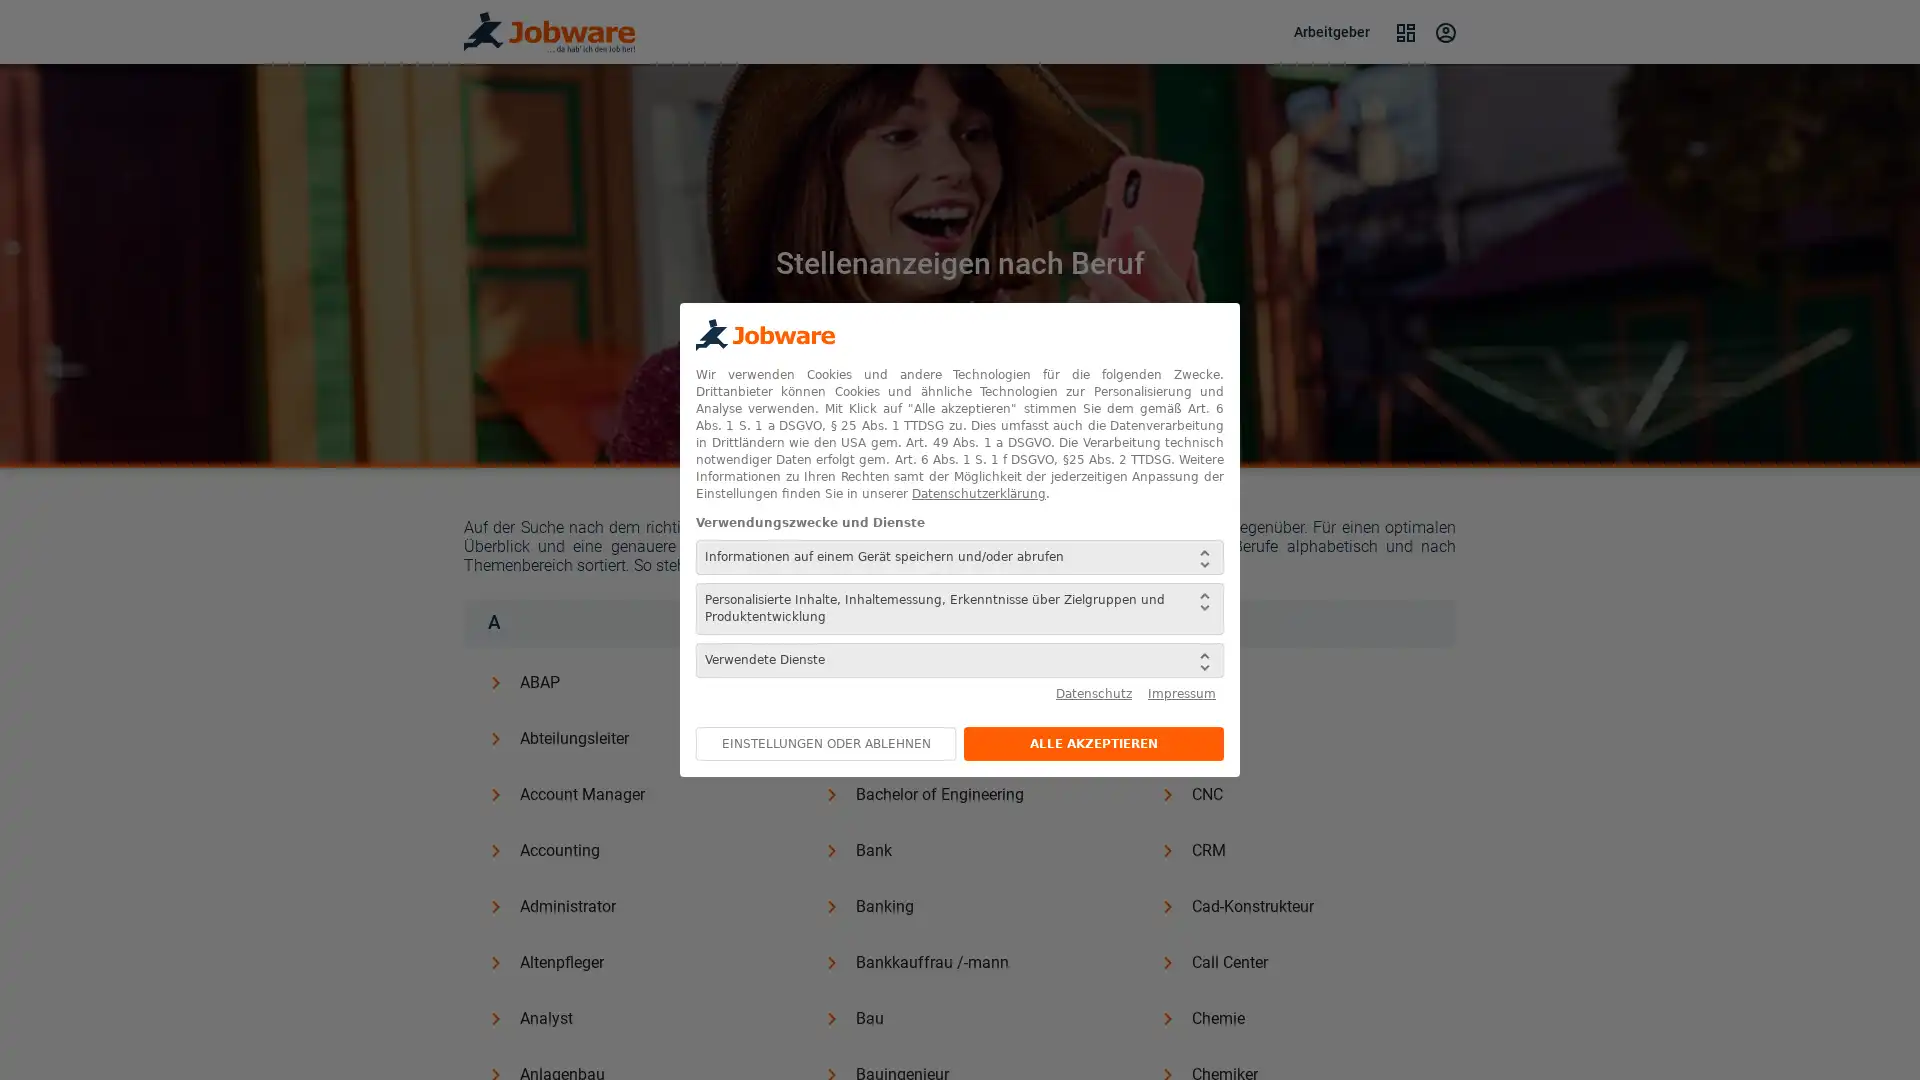  Describe the element at coordinates (825, 744) in the screenshot. I see `EINSTELLUNGEN ODER ABLEHNEN` at that location.